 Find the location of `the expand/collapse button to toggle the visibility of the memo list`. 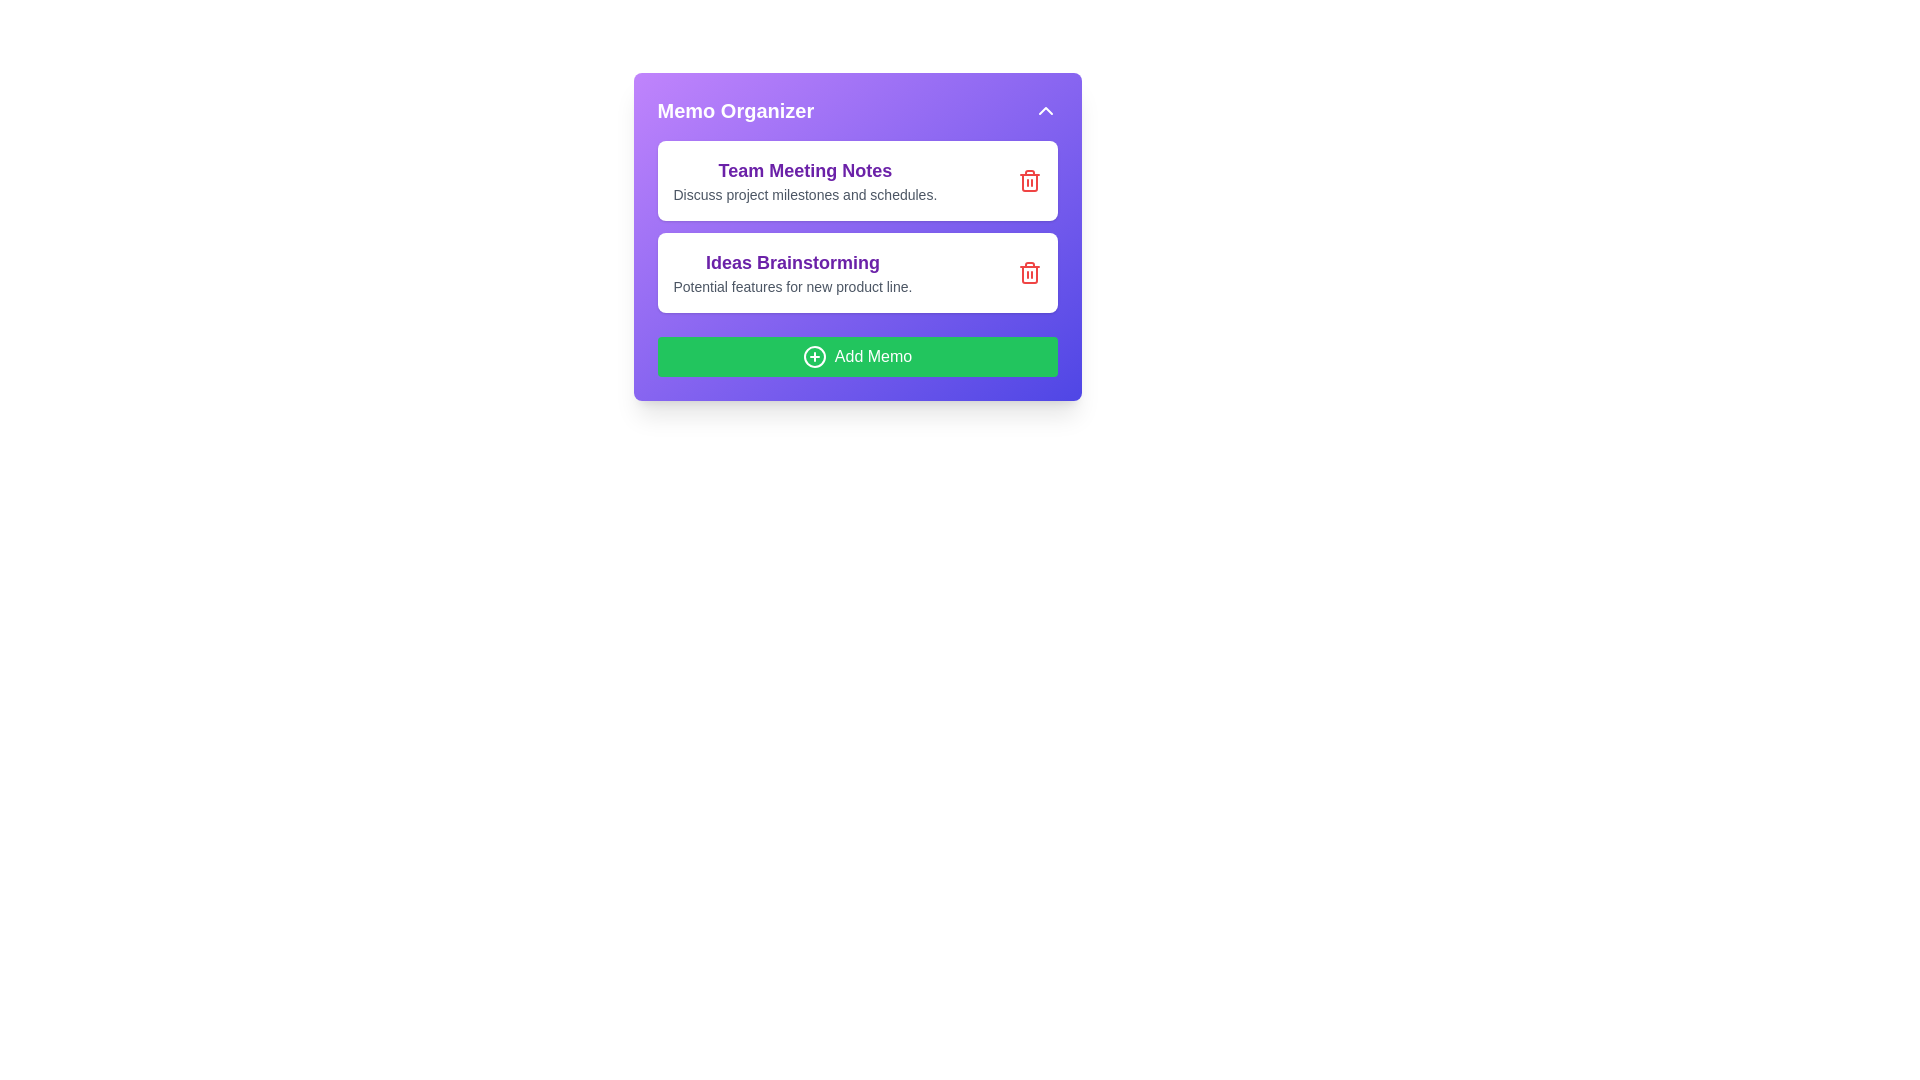

the expand/collapse button to toggle the visibility of the memo list is located at coordinates (1044, 111).